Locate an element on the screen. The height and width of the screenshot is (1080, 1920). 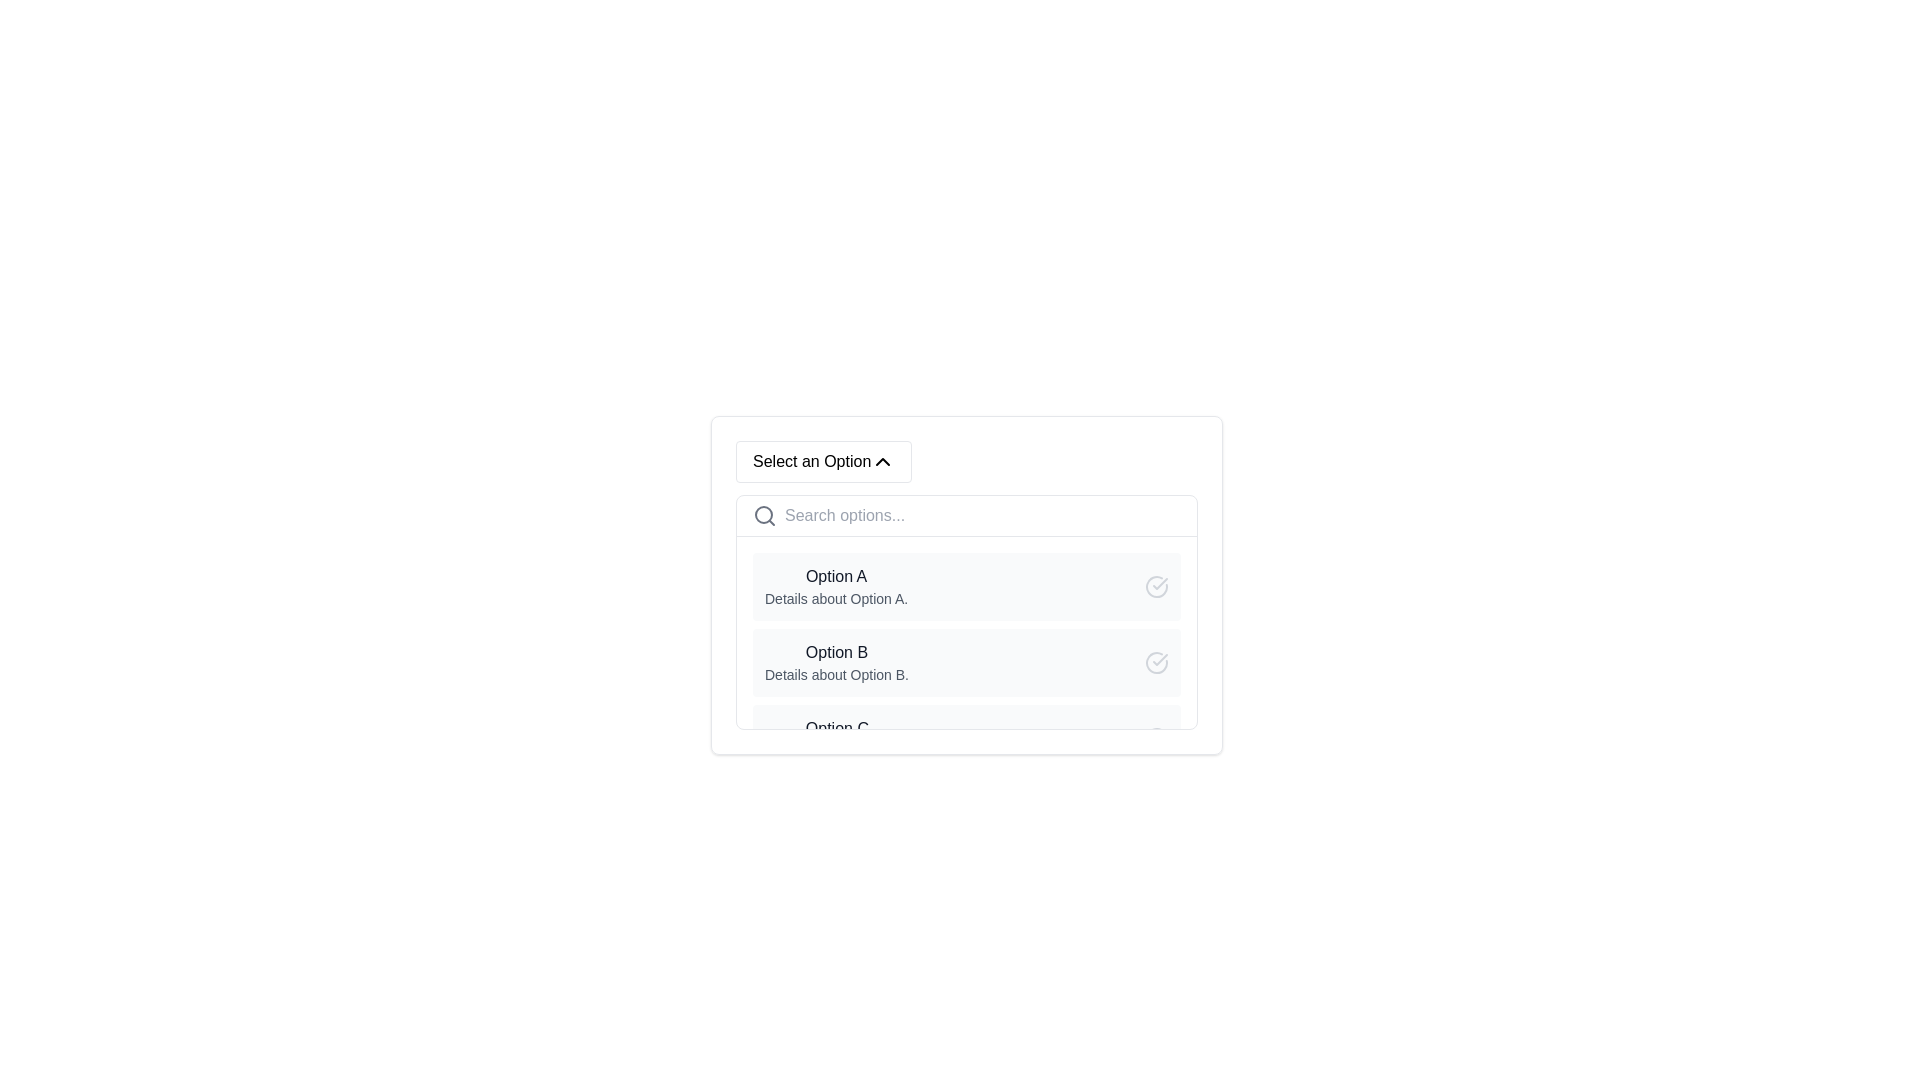
the label reading 'Option A' located in the dropdown menu under 'Select an Option' is located at coordinates (836, 577).